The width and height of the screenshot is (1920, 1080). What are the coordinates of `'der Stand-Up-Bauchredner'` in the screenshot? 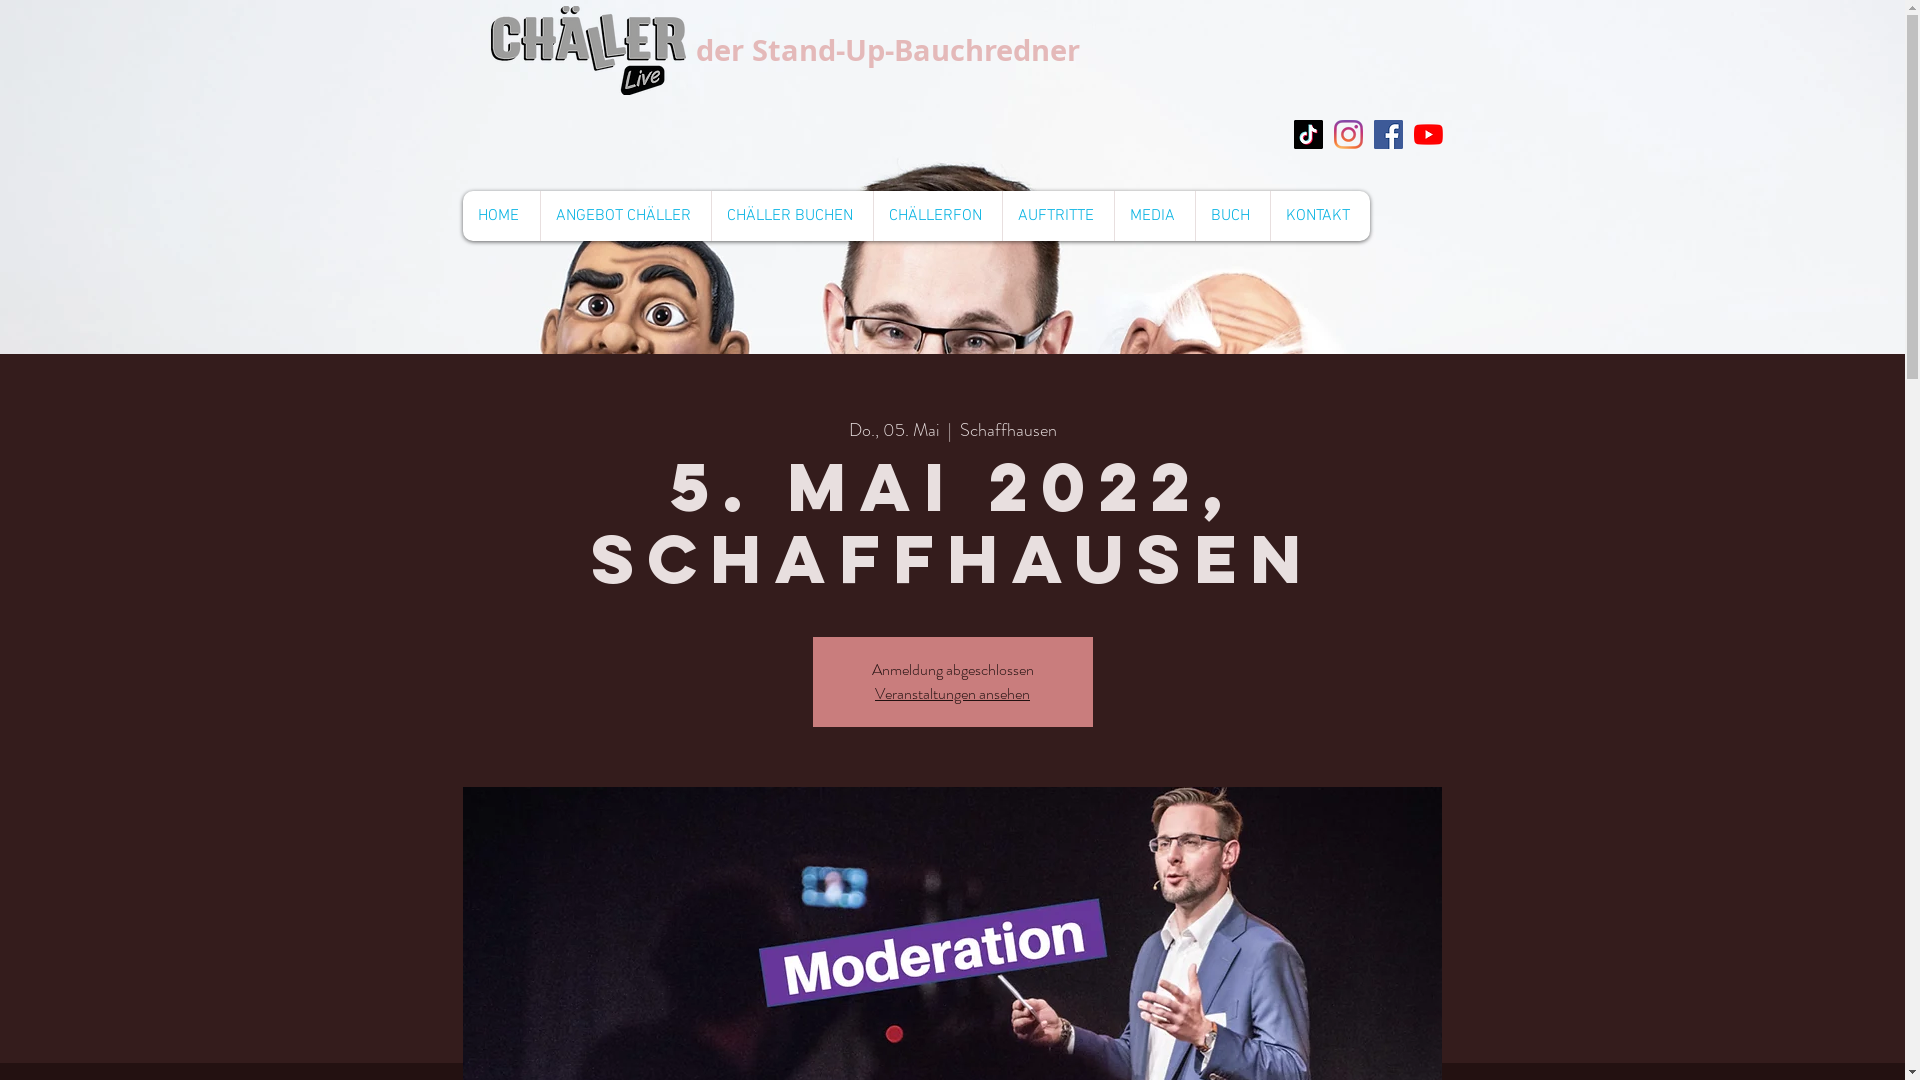 It's located at (887, 48).